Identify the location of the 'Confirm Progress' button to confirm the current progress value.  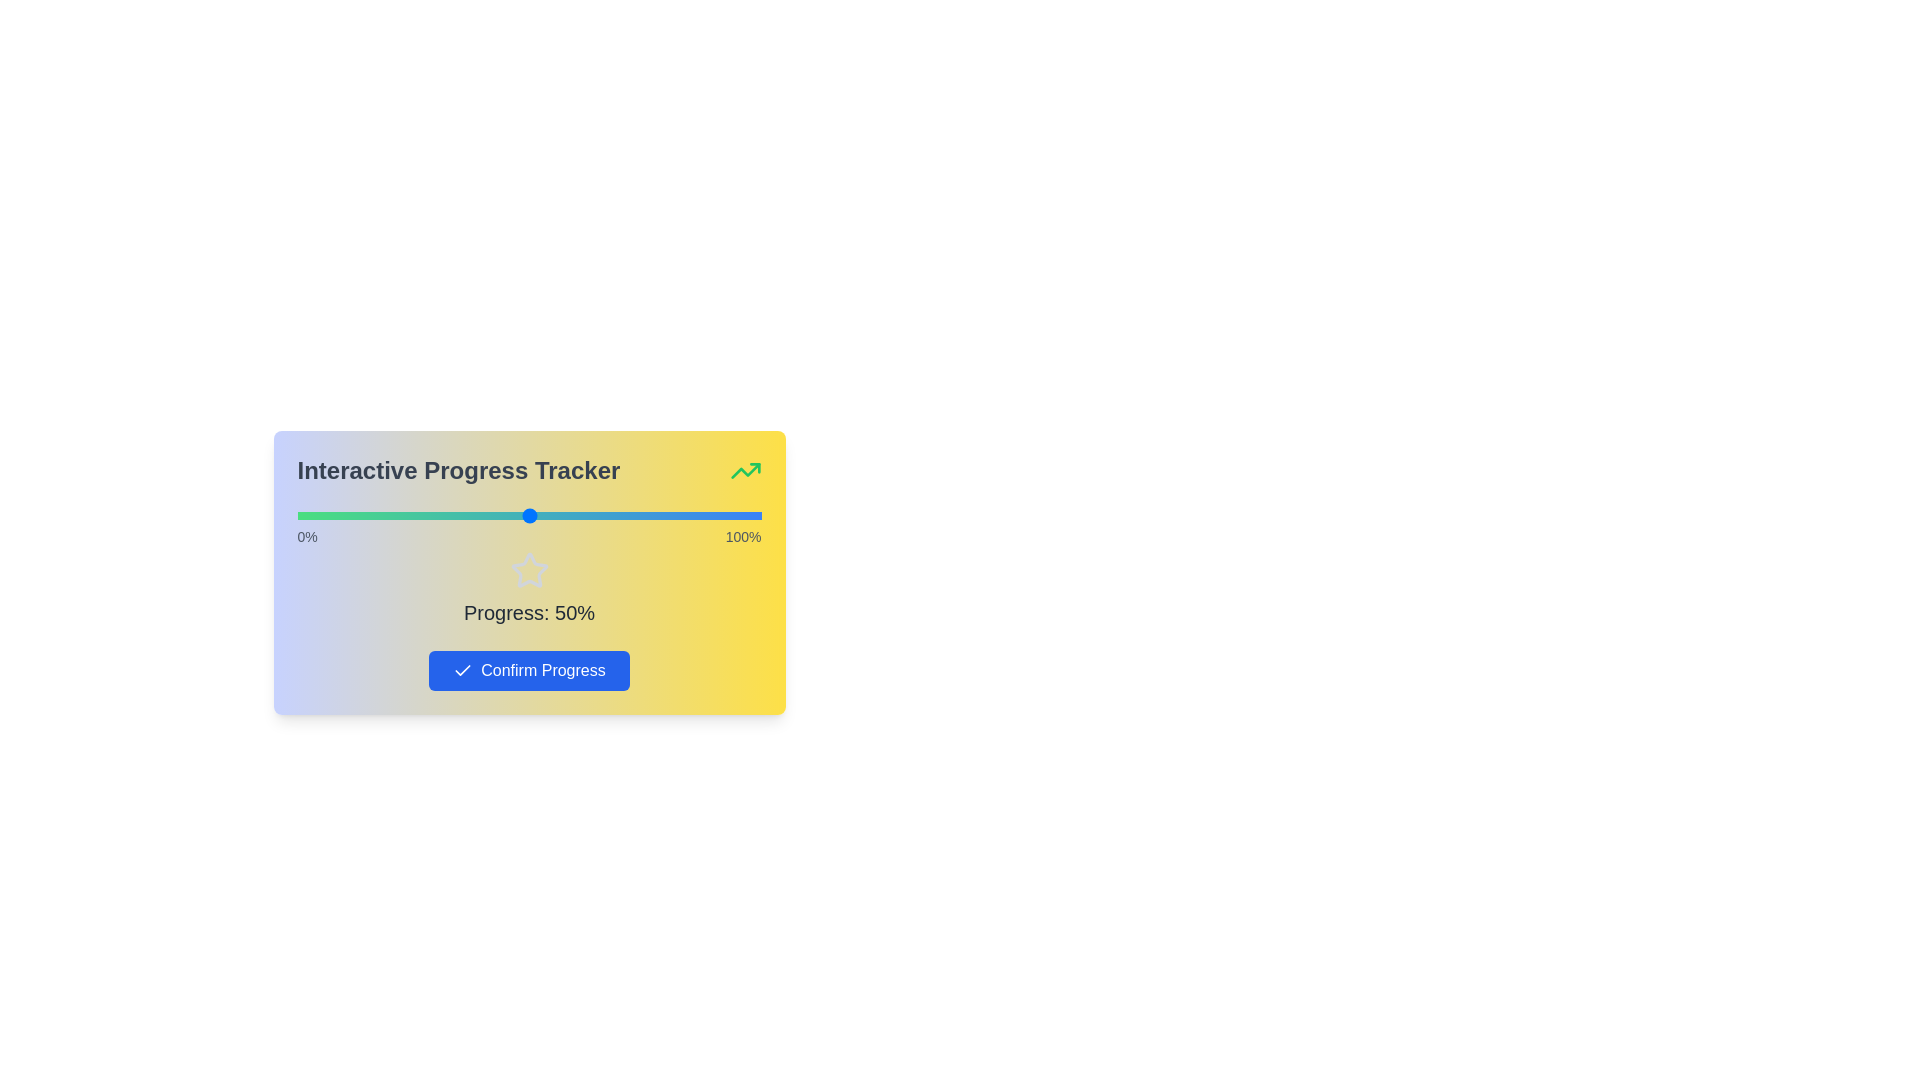
(529, 671).